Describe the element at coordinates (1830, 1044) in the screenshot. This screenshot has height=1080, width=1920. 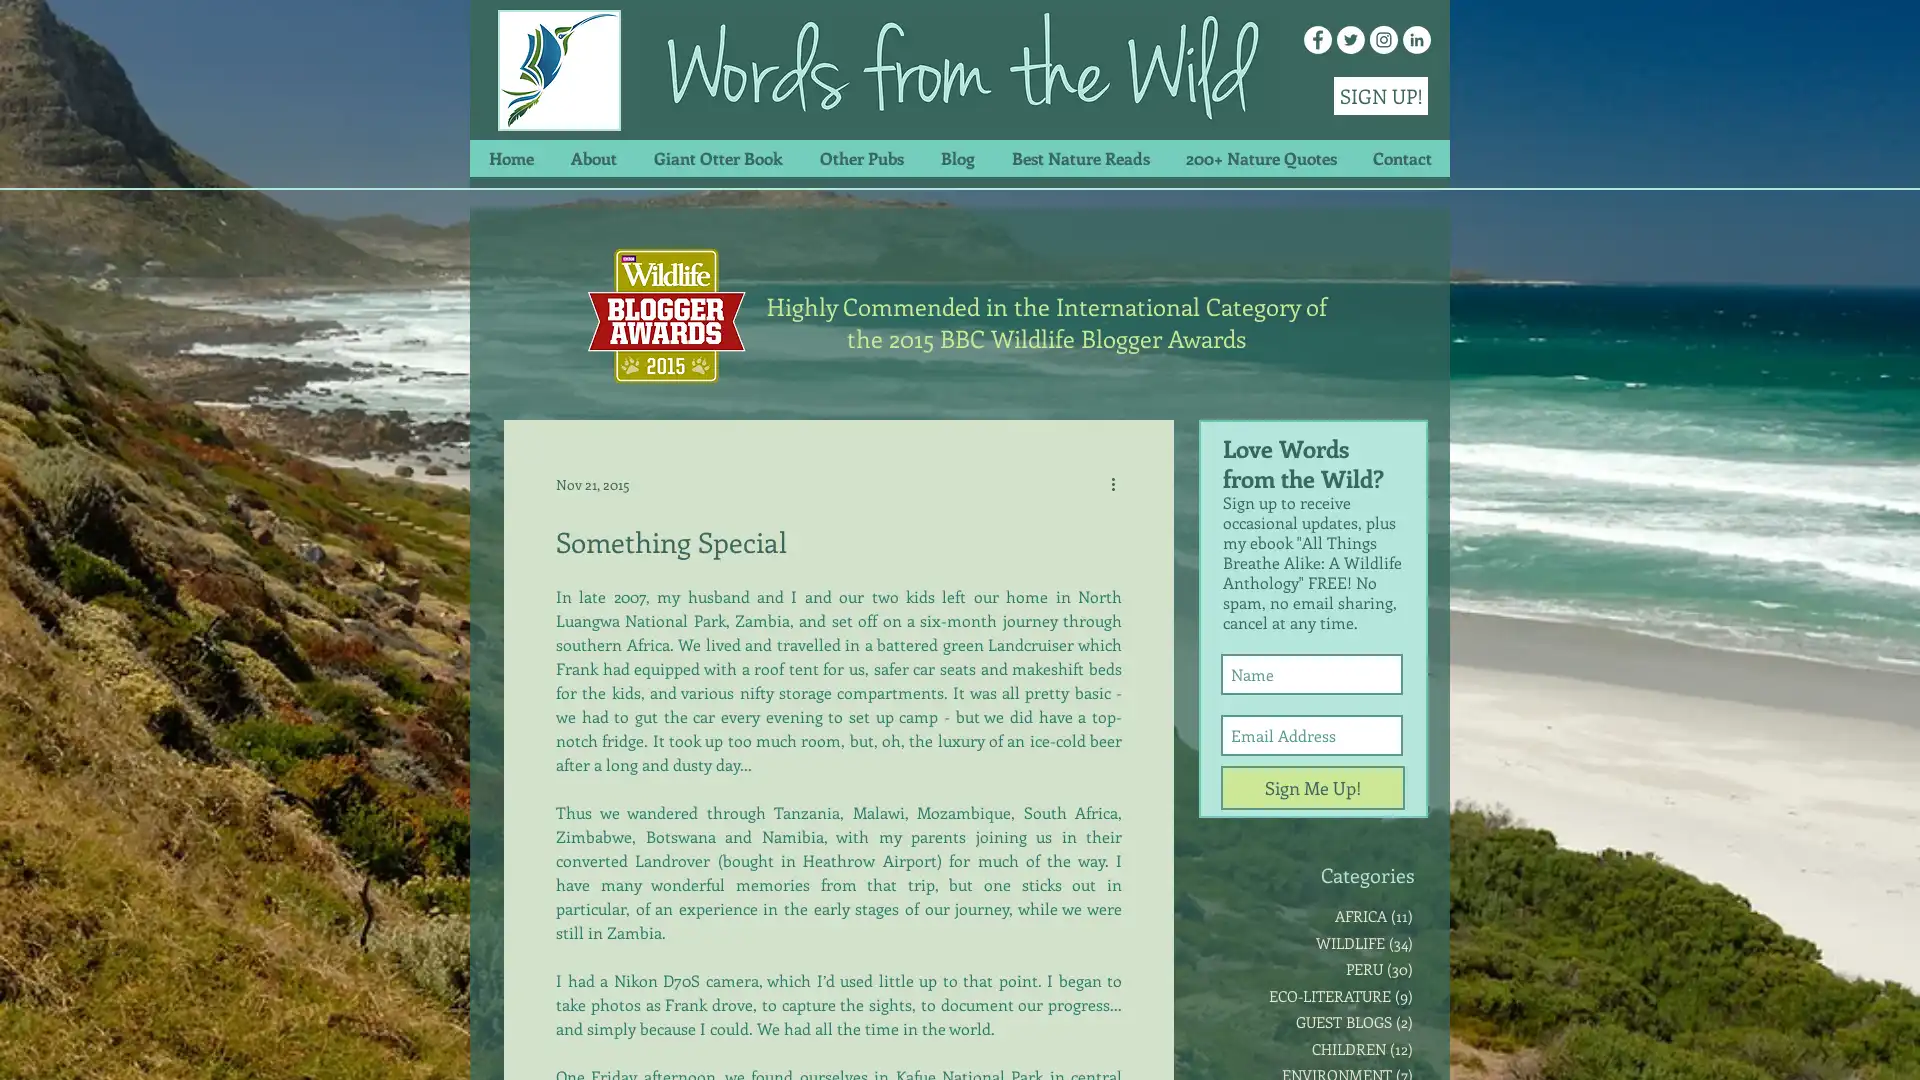
I see `Accept` at that location.